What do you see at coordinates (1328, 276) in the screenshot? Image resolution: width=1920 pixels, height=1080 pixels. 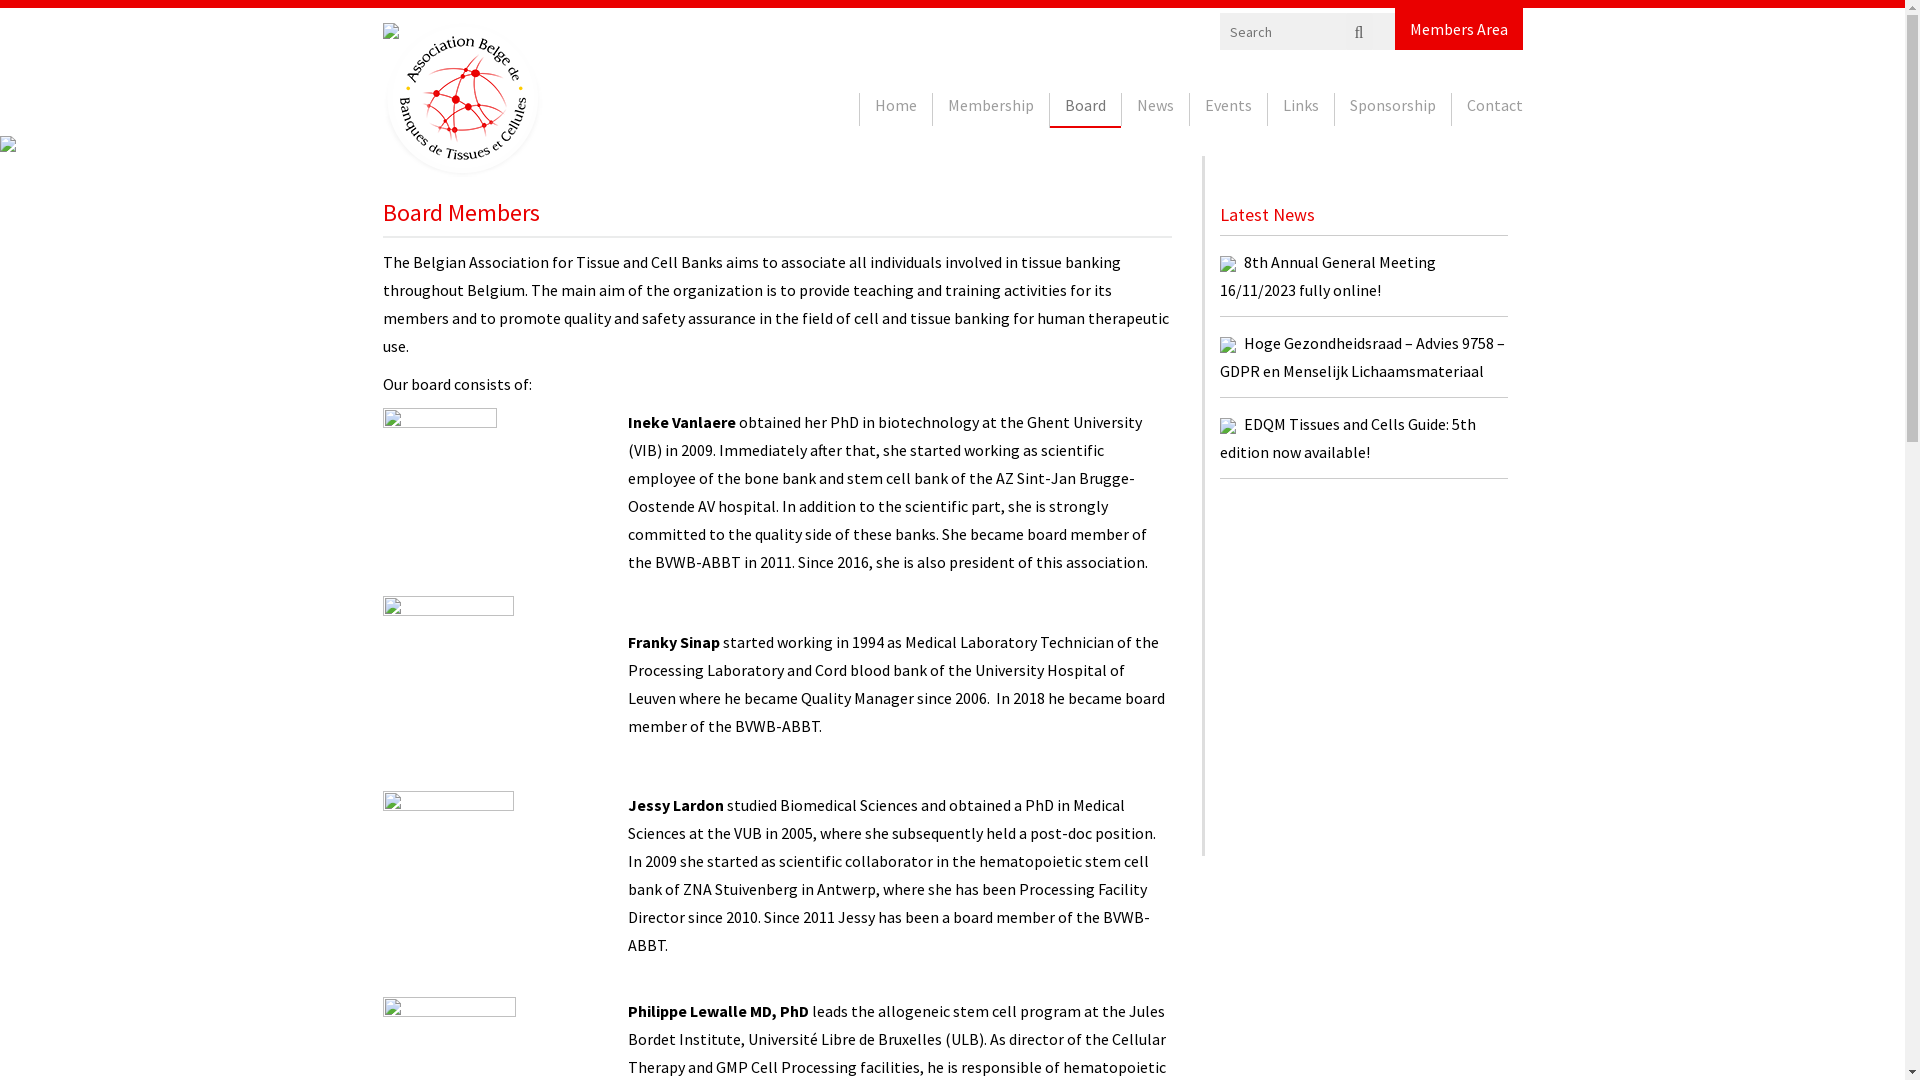 I see `'8th Annual General Meeting 16/11/2023 fully online!'` at bounding box center [1328, 276].